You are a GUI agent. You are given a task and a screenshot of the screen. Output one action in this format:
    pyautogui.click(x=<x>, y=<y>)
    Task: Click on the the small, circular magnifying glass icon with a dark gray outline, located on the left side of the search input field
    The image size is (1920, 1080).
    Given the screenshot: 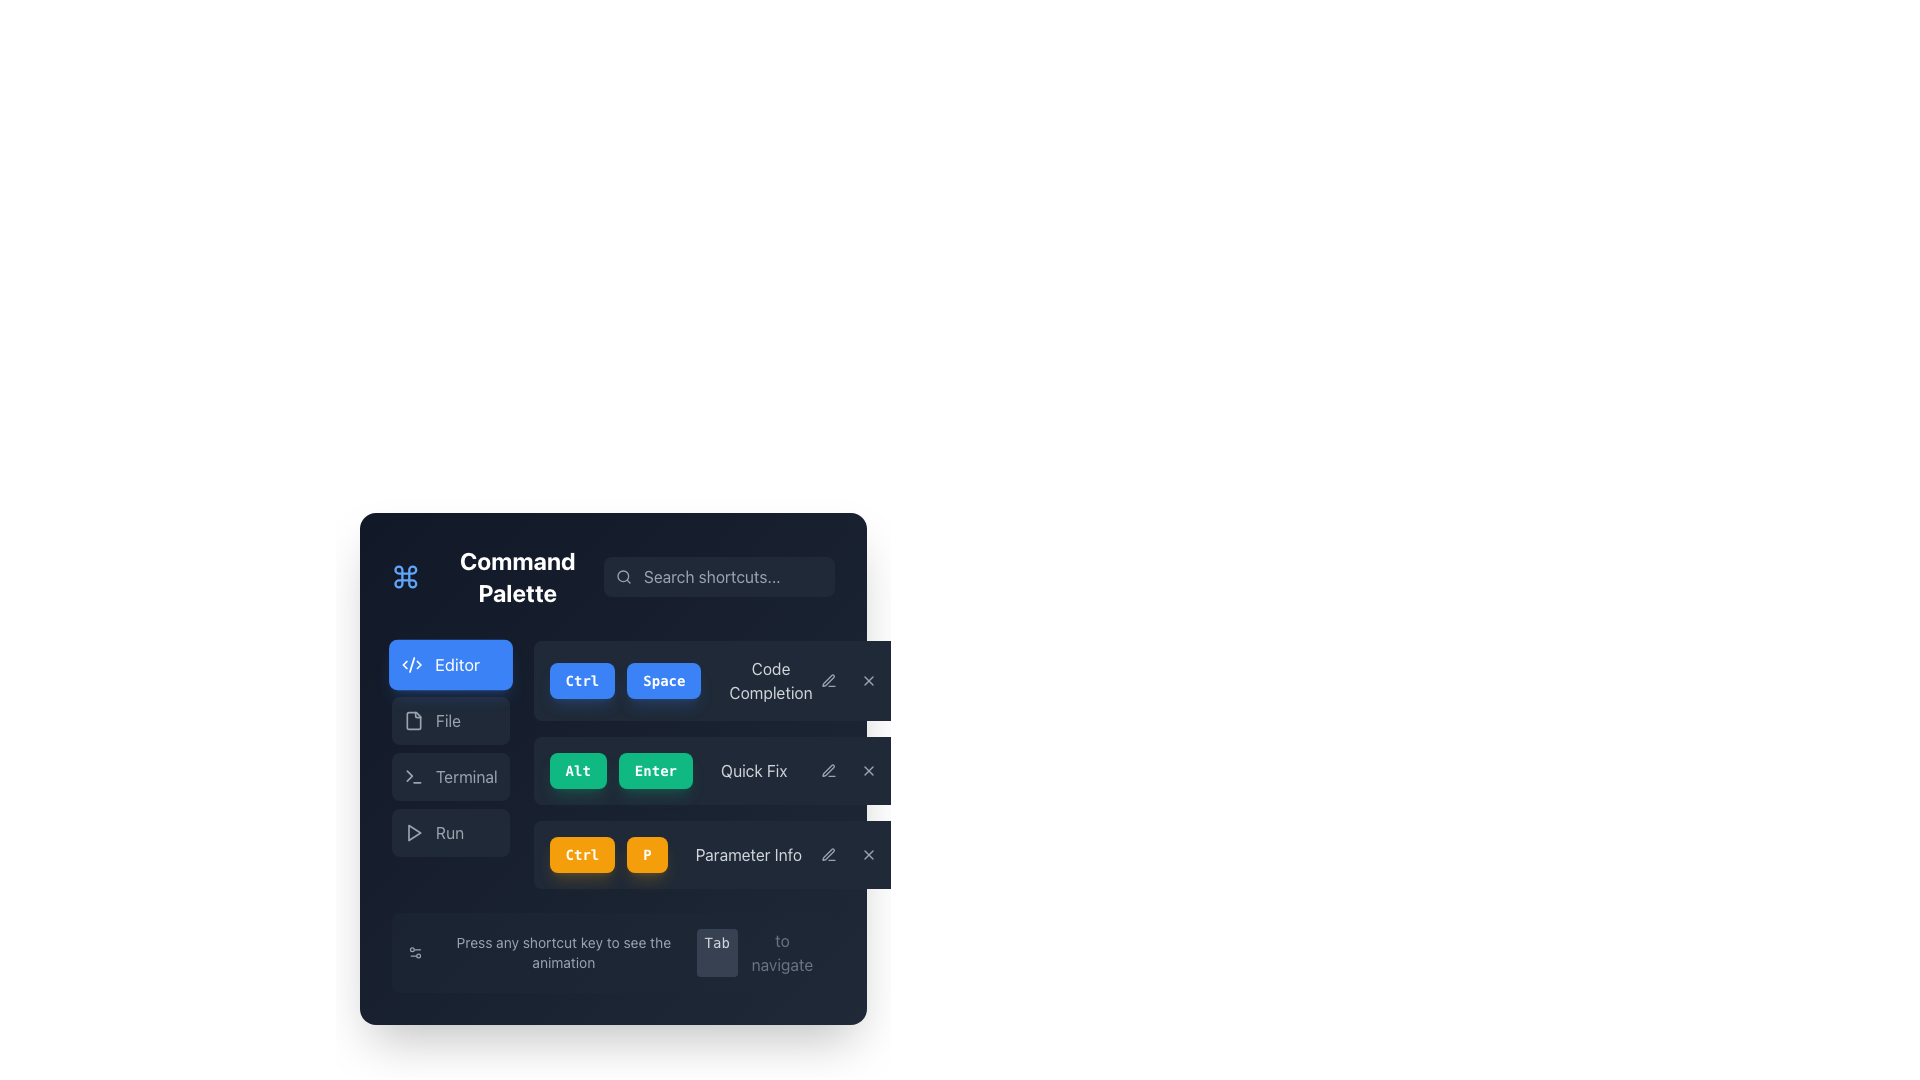 What is the action you would take?
    pyautogui.click(x=623, y=577)
    